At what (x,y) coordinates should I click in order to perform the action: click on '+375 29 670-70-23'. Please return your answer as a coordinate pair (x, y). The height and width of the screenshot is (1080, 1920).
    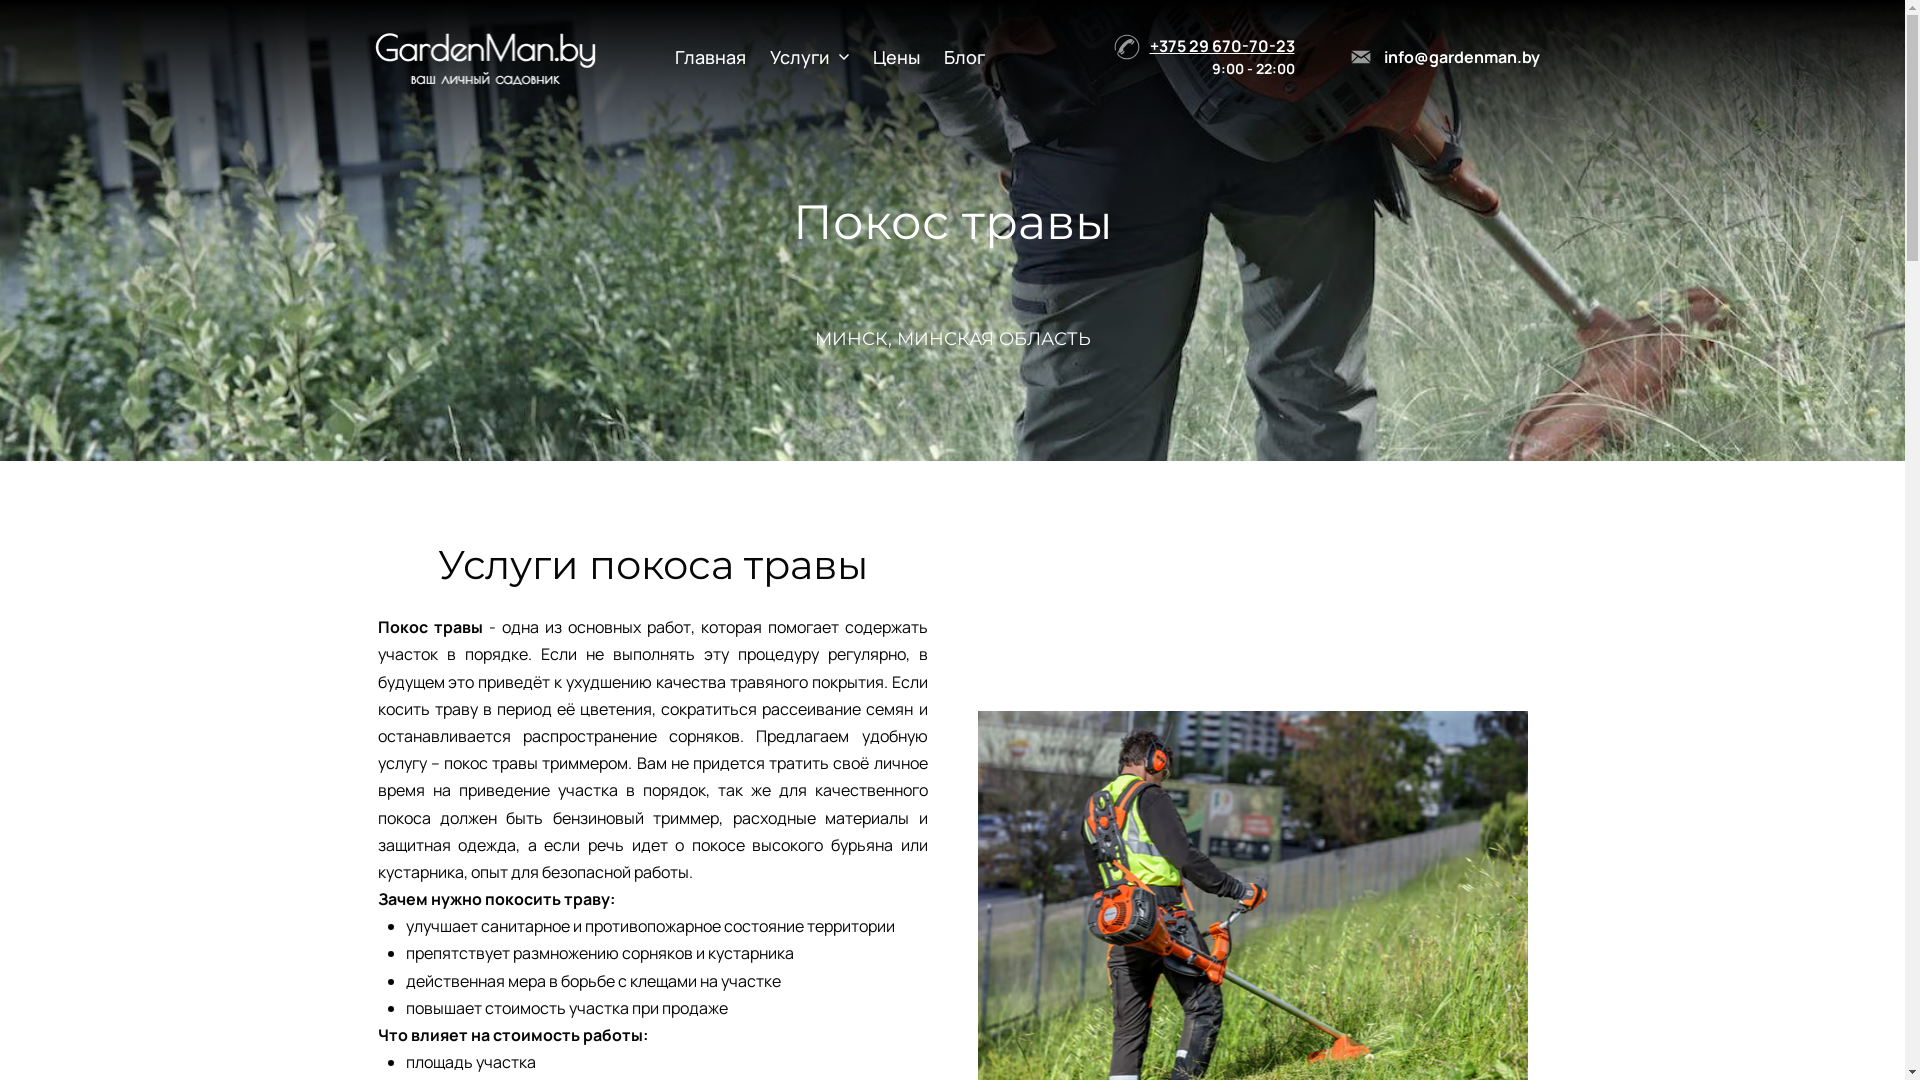
    Looking at the image, I should click on (1221, 45).